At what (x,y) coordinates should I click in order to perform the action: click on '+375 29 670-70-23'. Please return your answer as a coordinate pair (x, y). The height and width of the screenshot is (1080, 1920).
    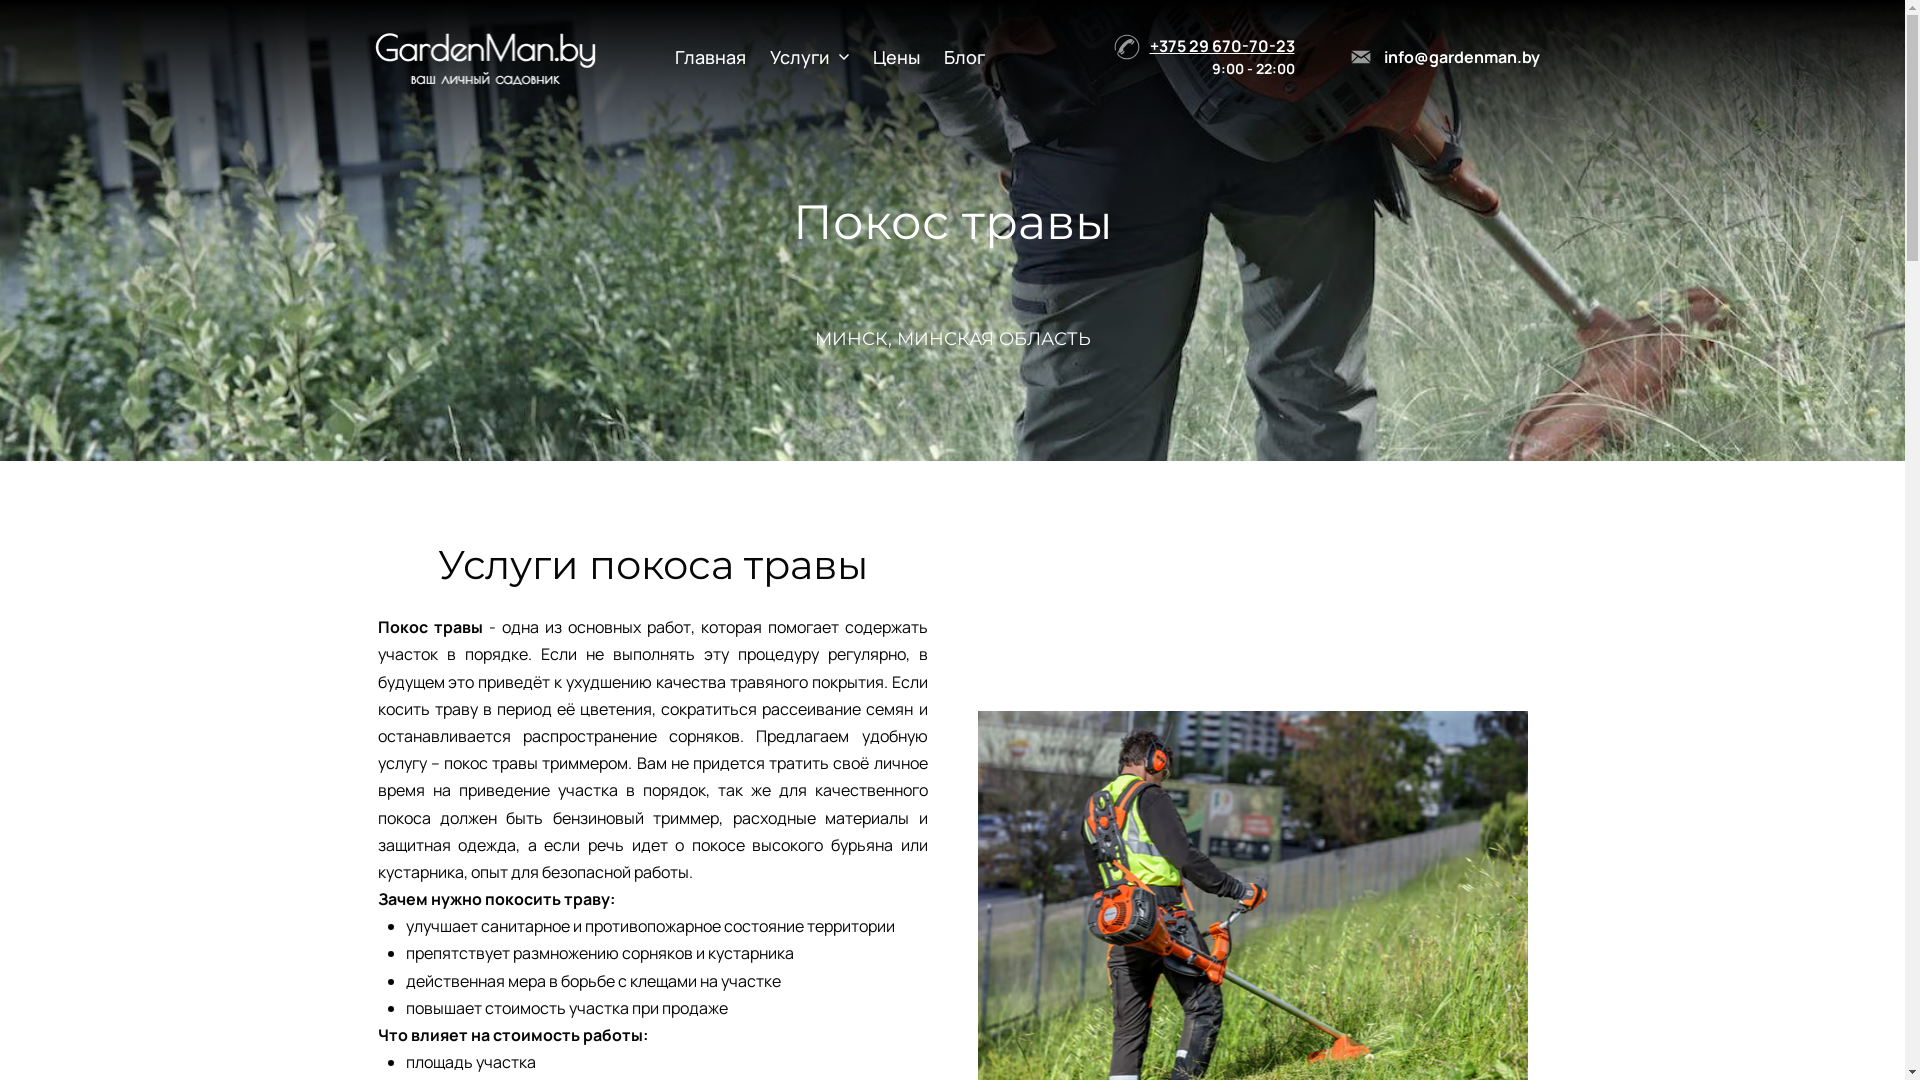
    Looking at the image, I should click on (1221, 45).